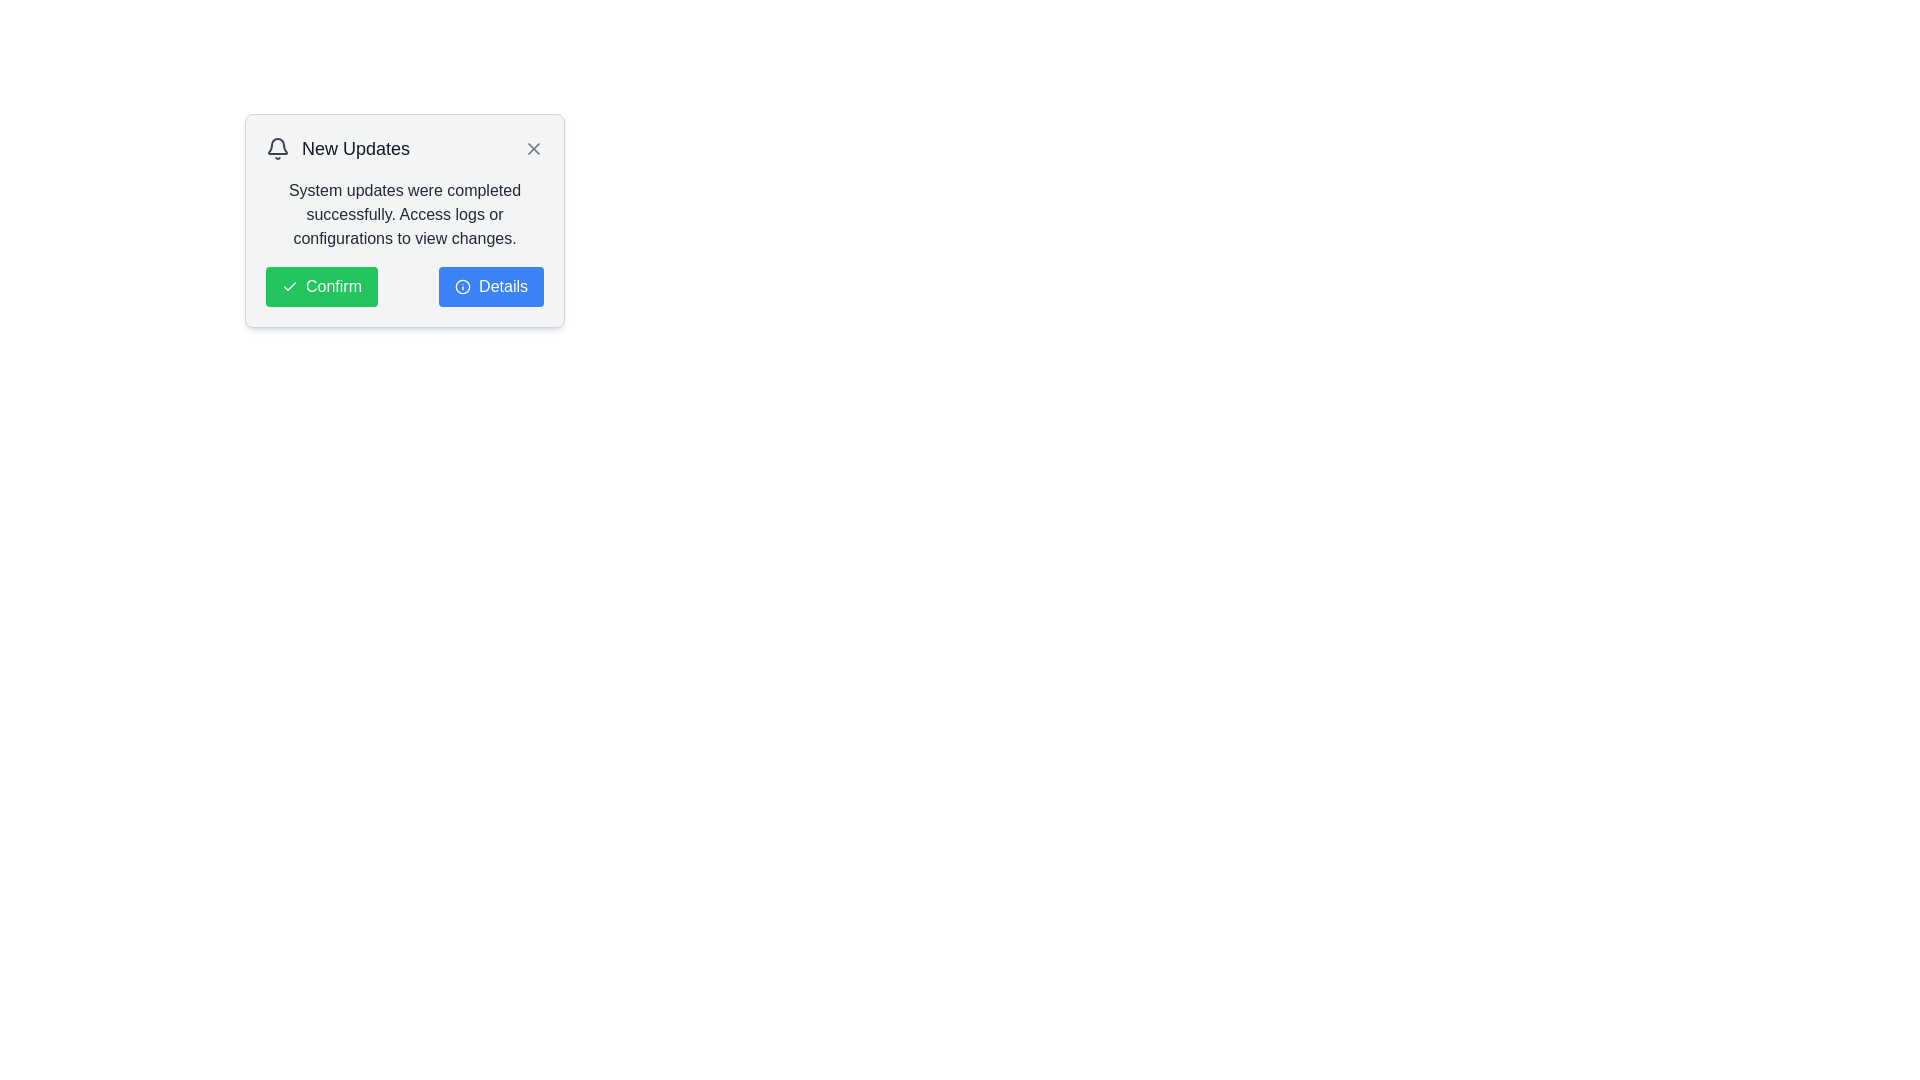 This screenshot has width=1920, height=1080. Describe the element at coordinates (403, 148) in the screenshot. I see `the 'New Updates' text in the notification header` at that location.